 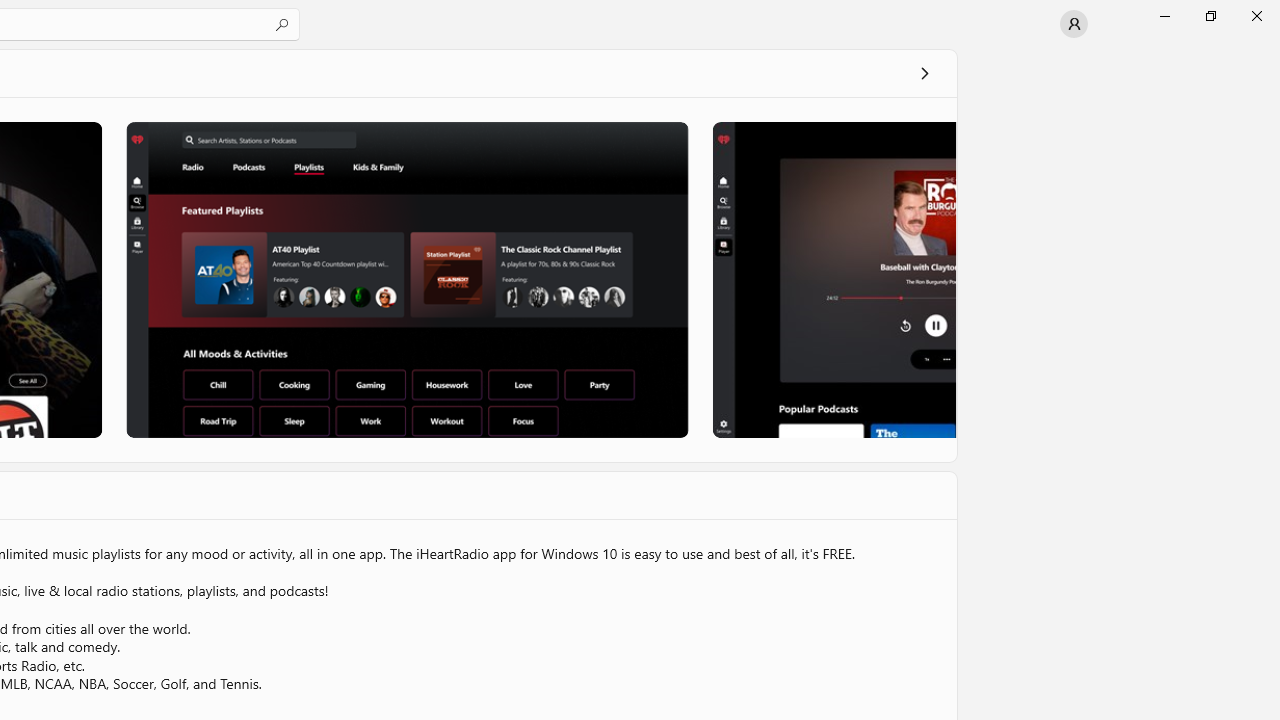 What do you see at coordinates (1072, 24) in the screenshot?
I see `'User profile'` at bounding box center [1072, 24].